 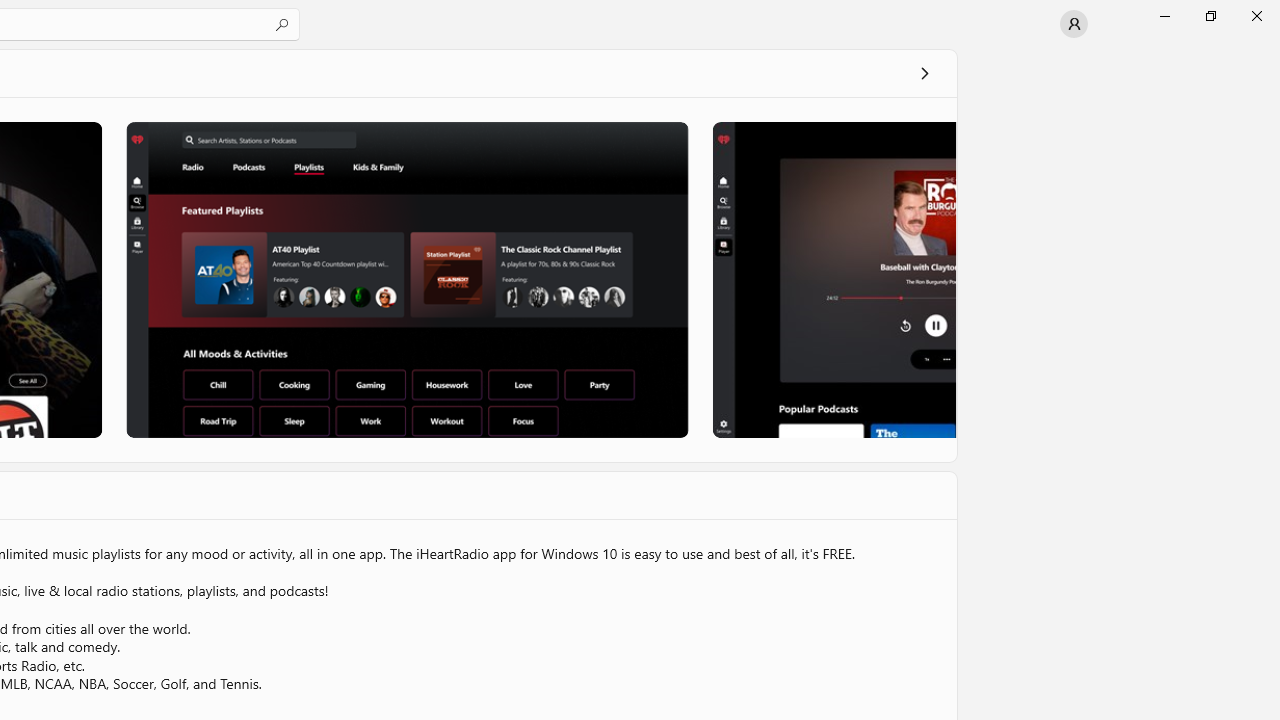 What do you see at coordinates (1072, 24) in the screenshot?
I see `'User profile'` at bounding box center [1072, 24].